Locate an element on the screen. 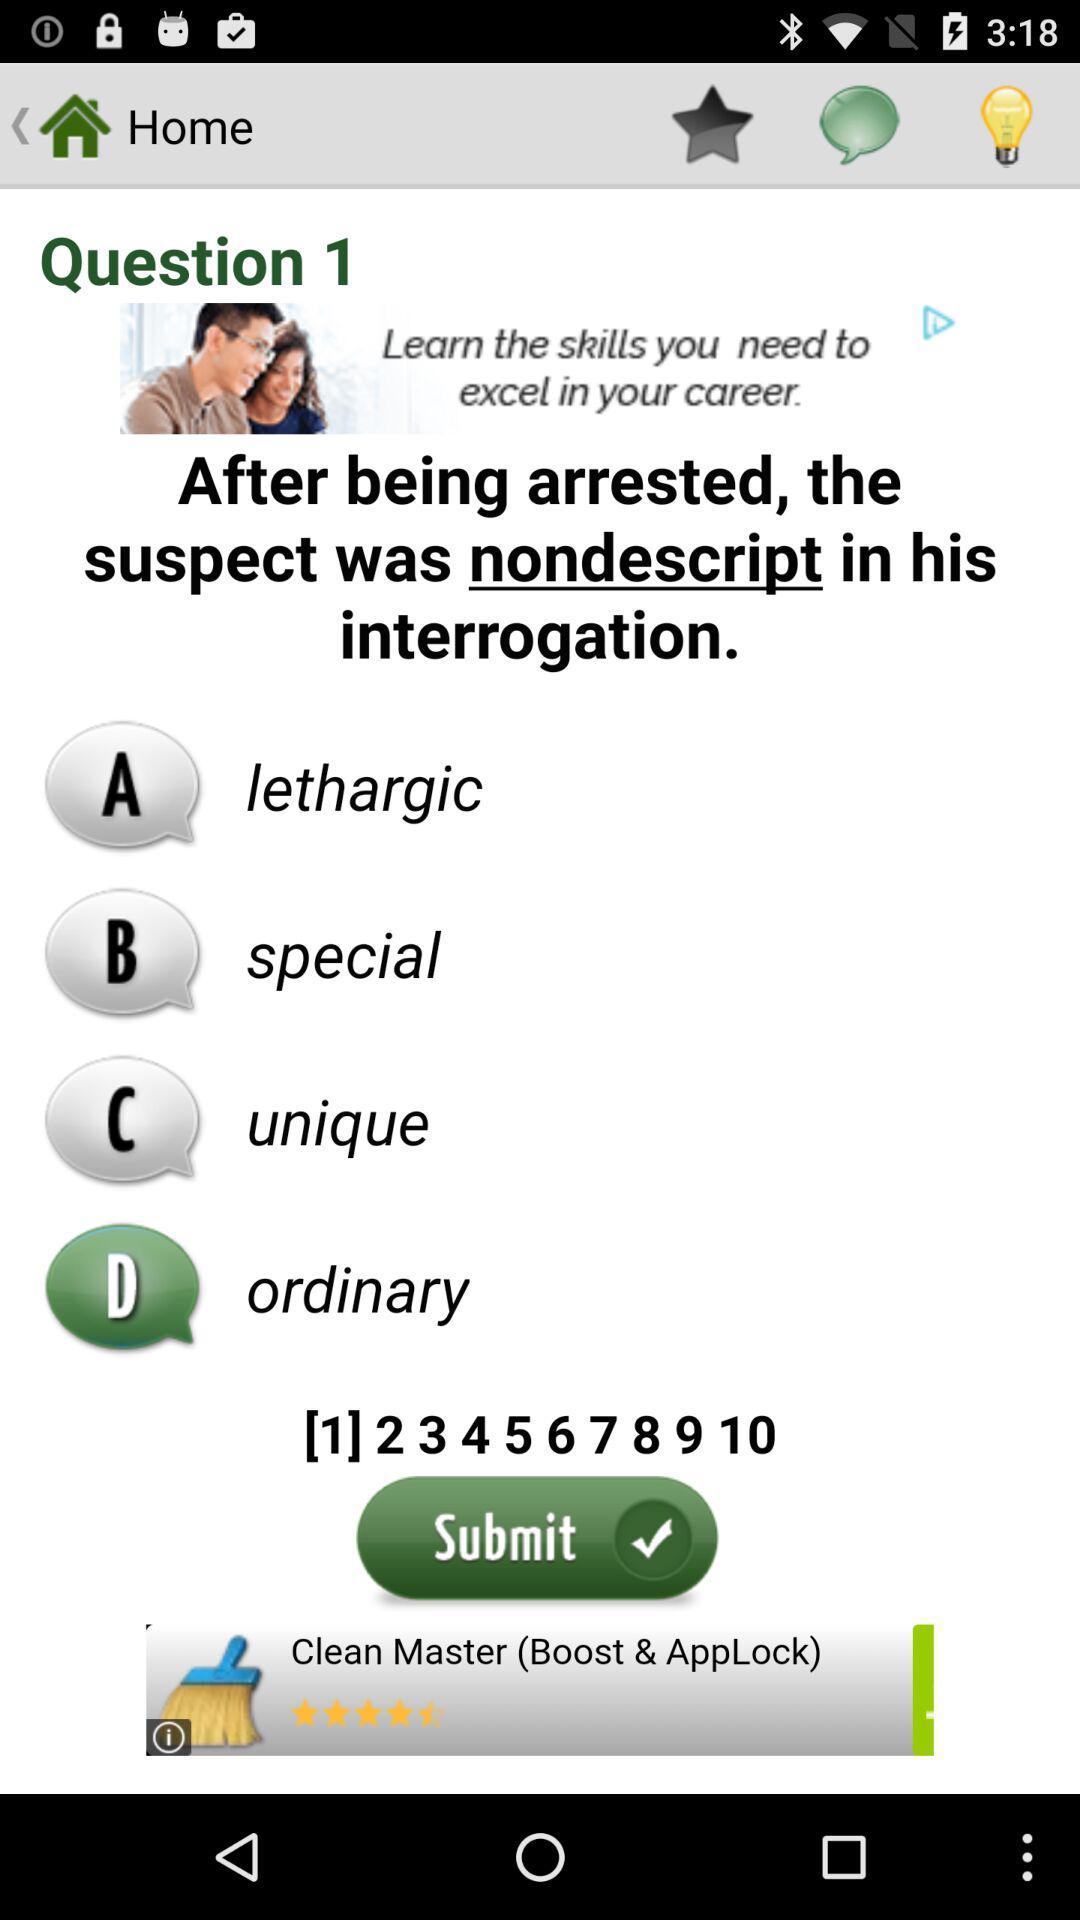 Image resolution: width=1080 pixels, height=1920 pixels. advertisement for career skills is located at coordinates (540, 368).